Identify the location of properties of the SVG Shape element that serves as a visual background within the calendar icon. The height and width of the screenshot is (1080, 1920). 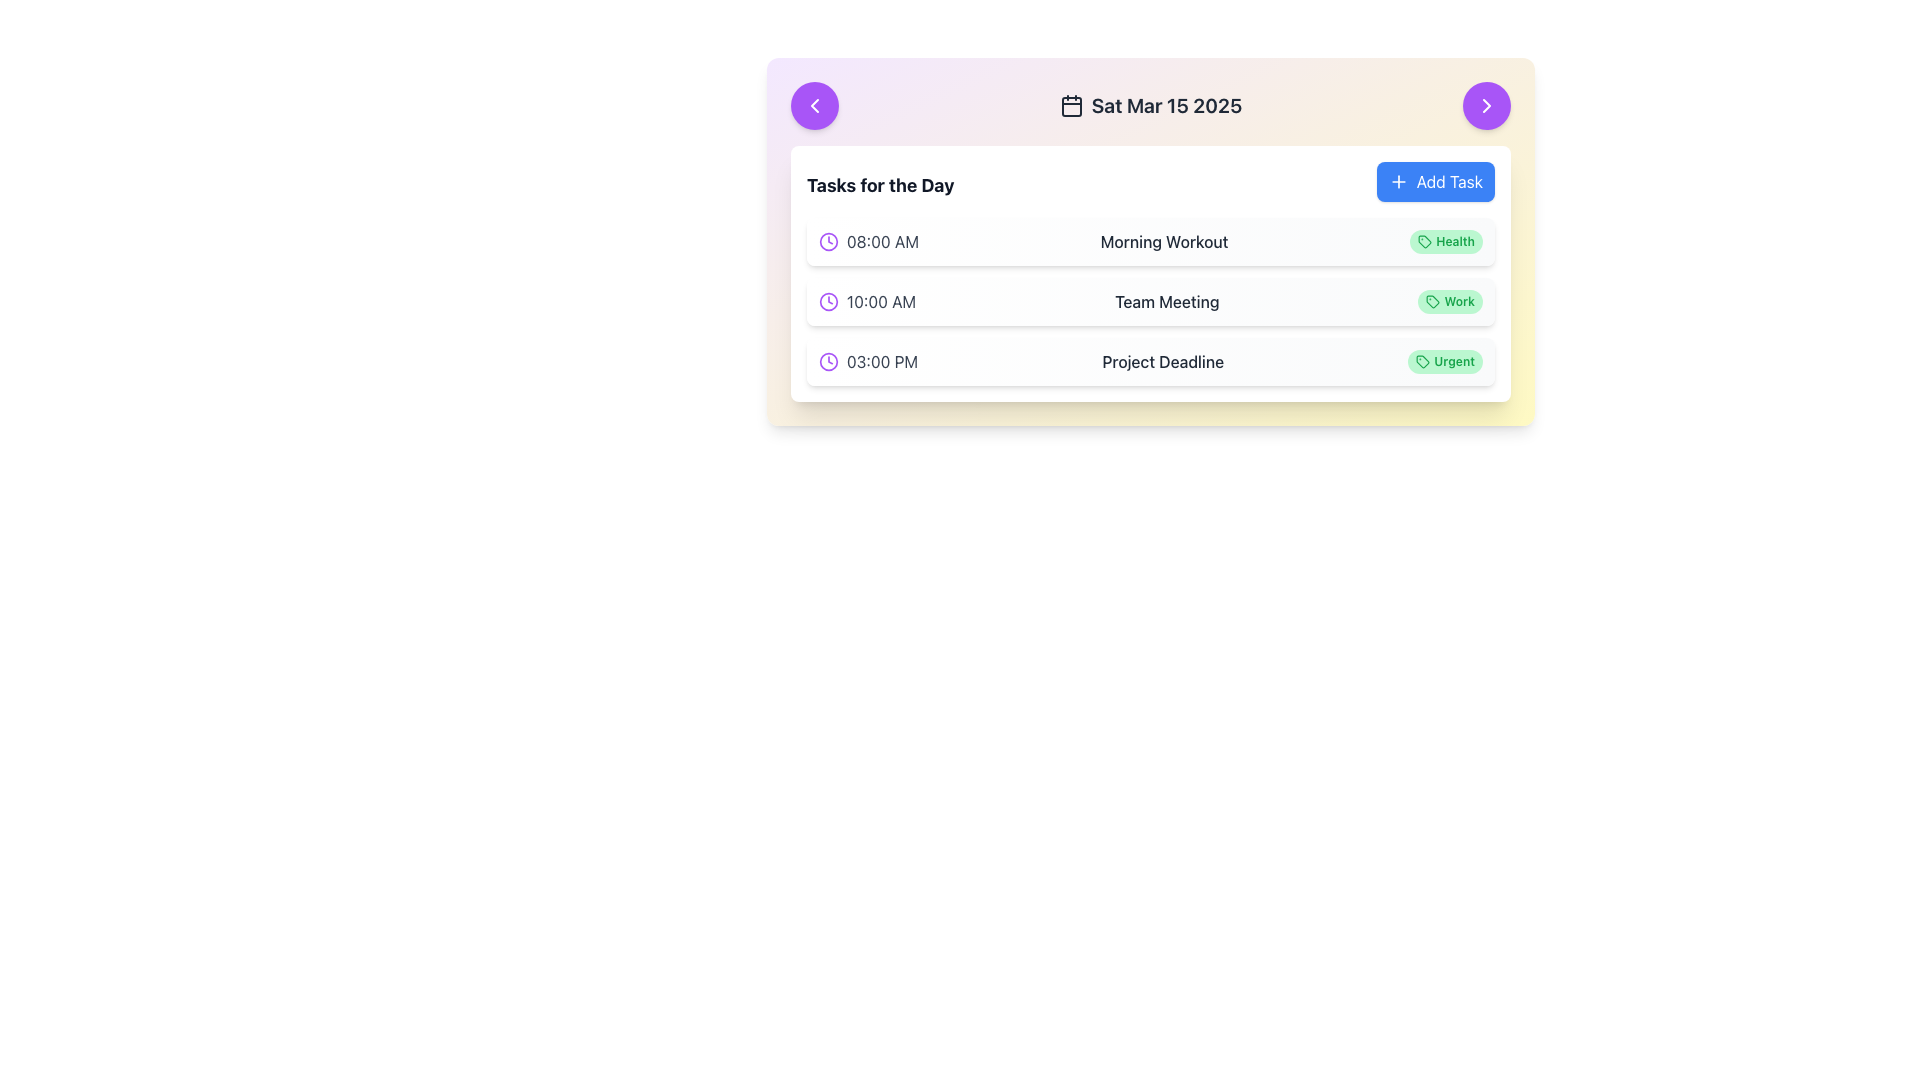
(1070, 107).